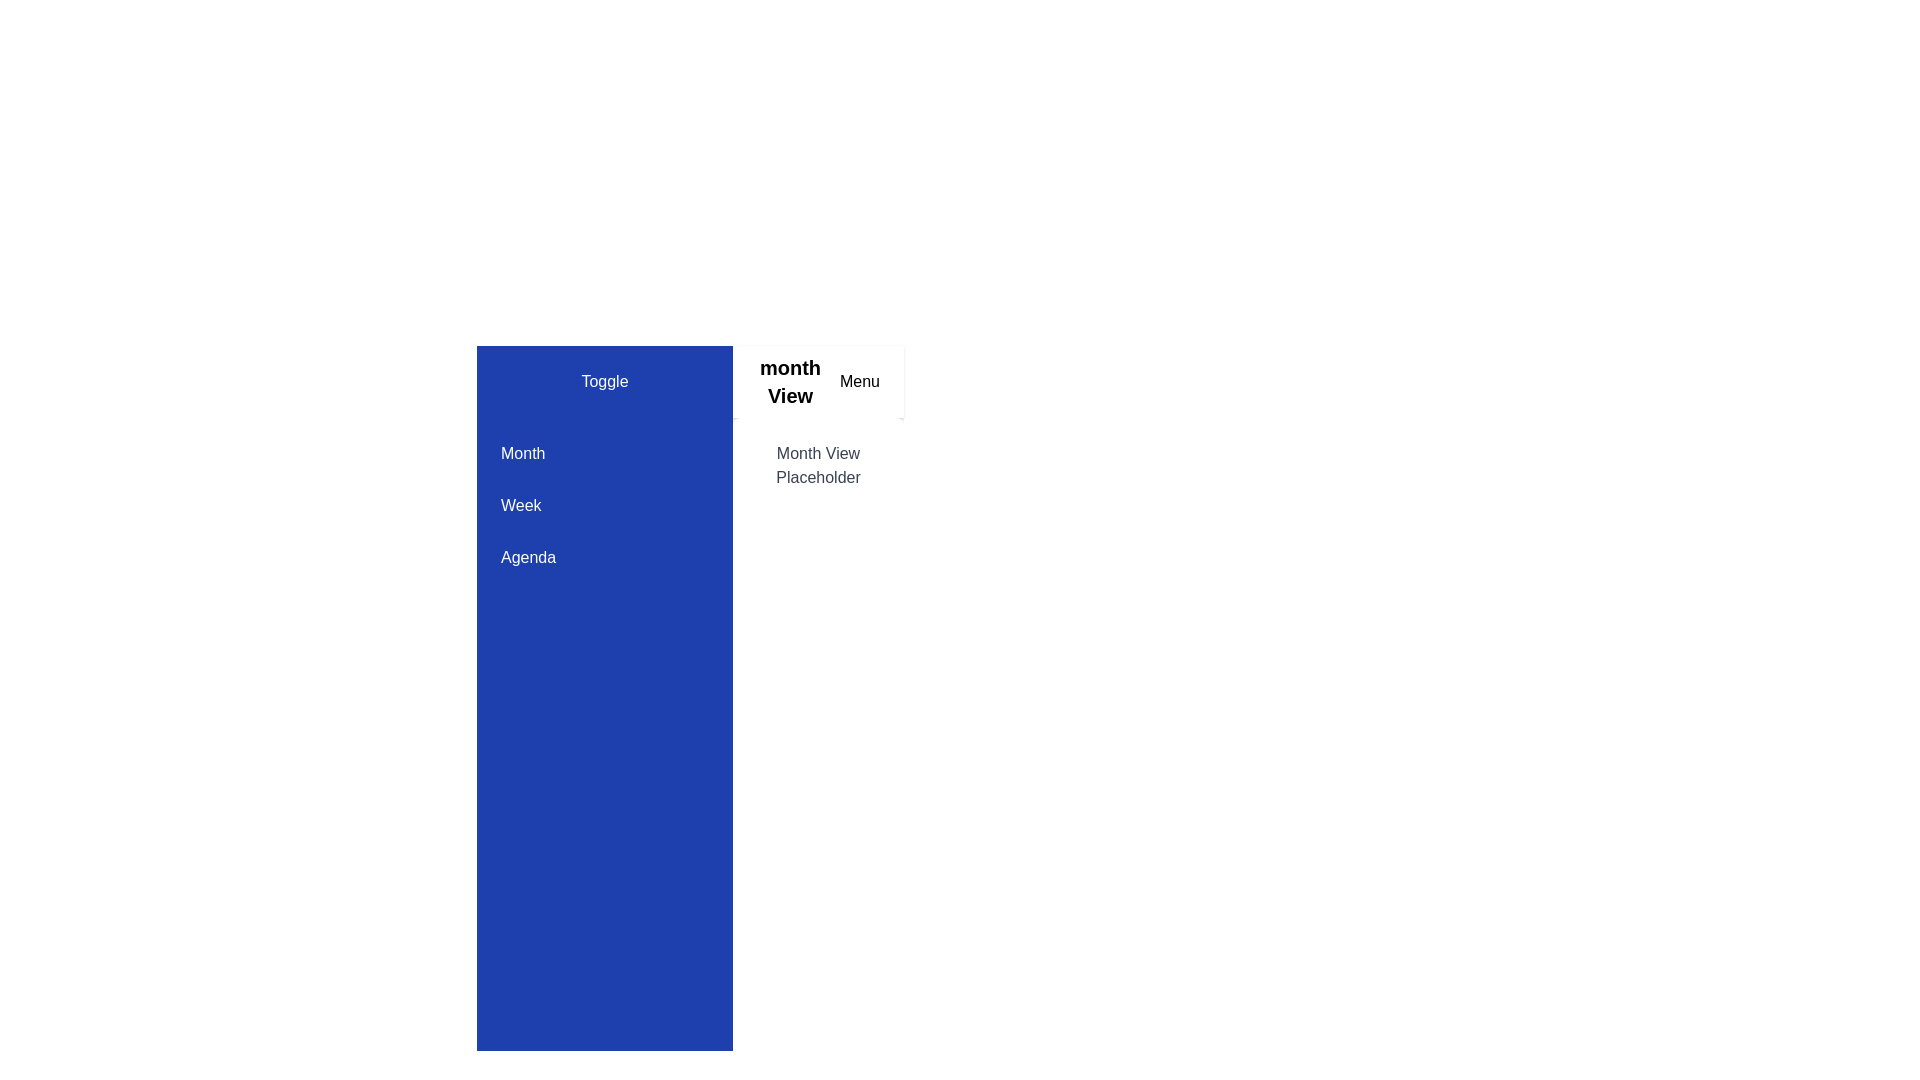 Image resolution: width=1920 pixels, height=1080 pixels. Describe the element at coordinates (603, 381) in the screenshot. I see `the blue 'Toggle' button located at the top of the vertical sidebar` at that location.